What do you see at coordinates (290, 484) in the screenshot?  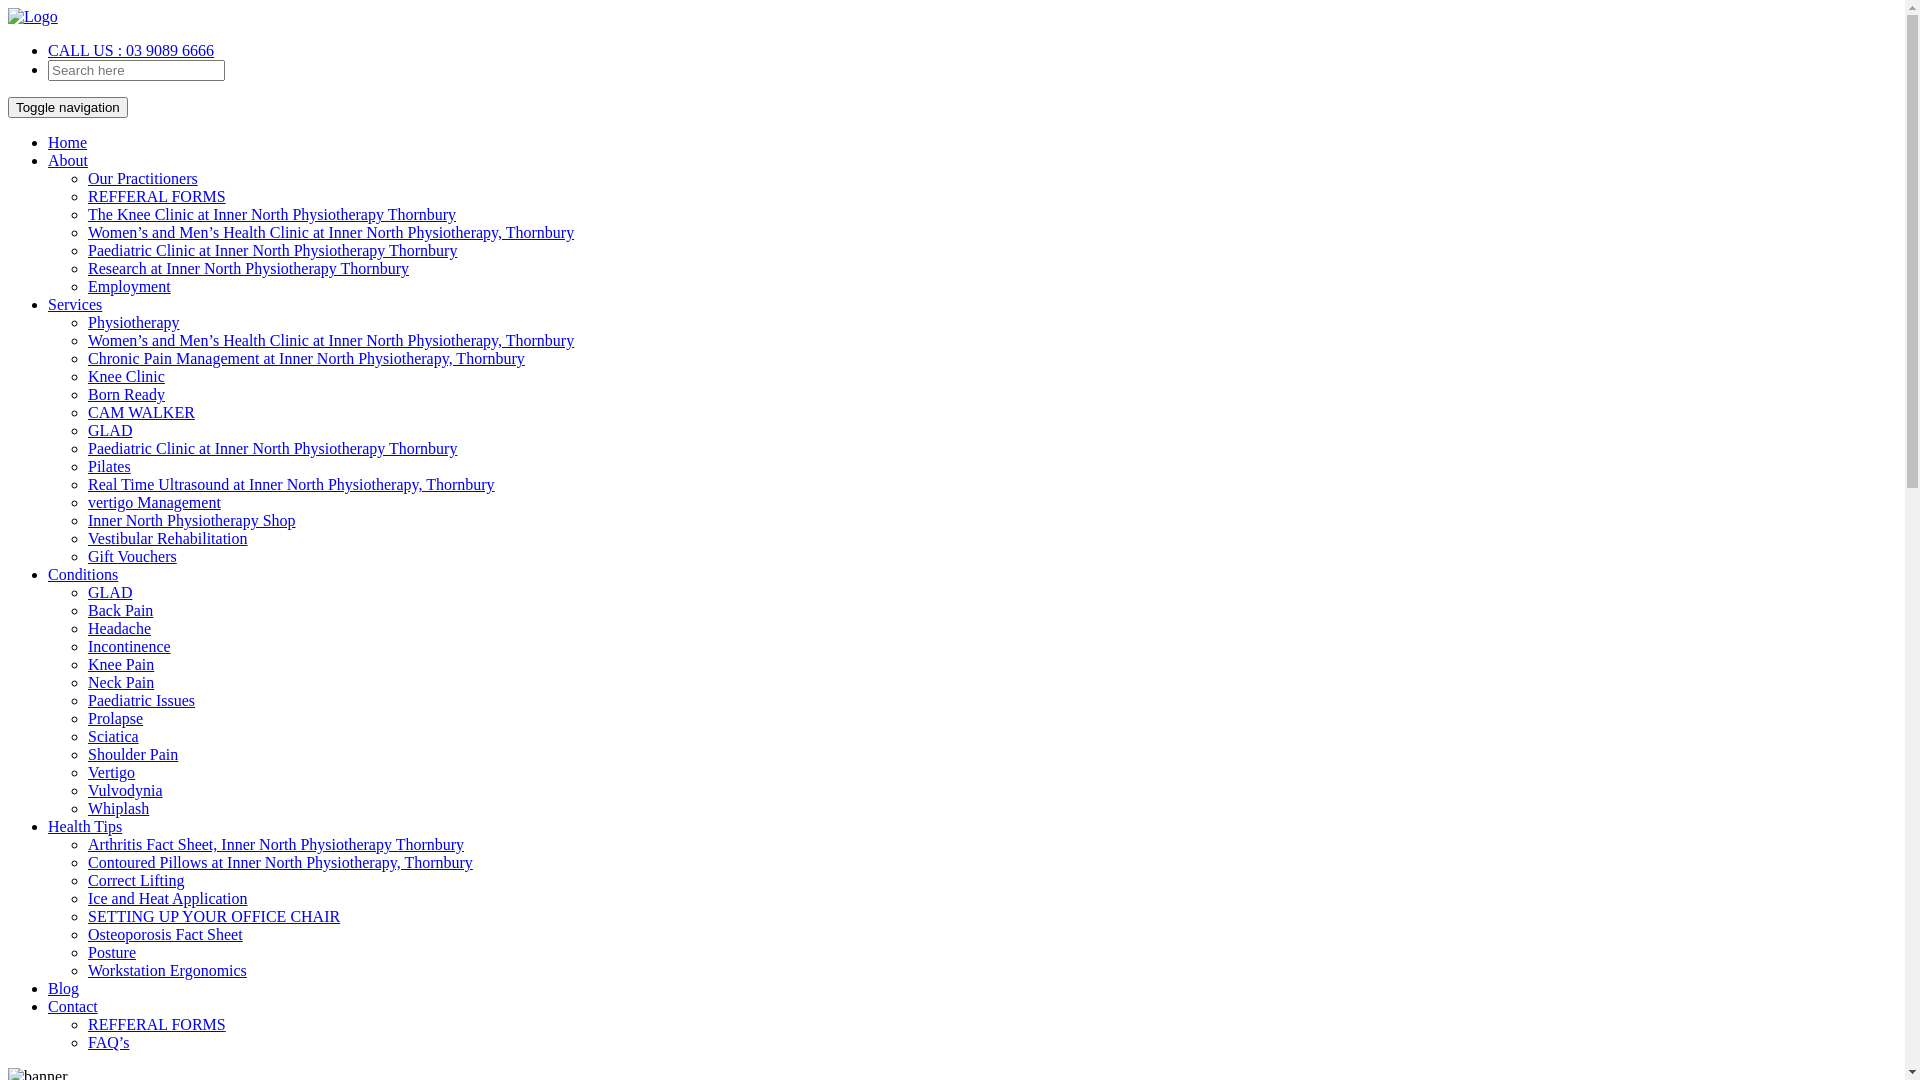 I see `'Real Time Ultrasound at Inner North Physiotherapy, Thornbury'` at bounding box center [290, 484].